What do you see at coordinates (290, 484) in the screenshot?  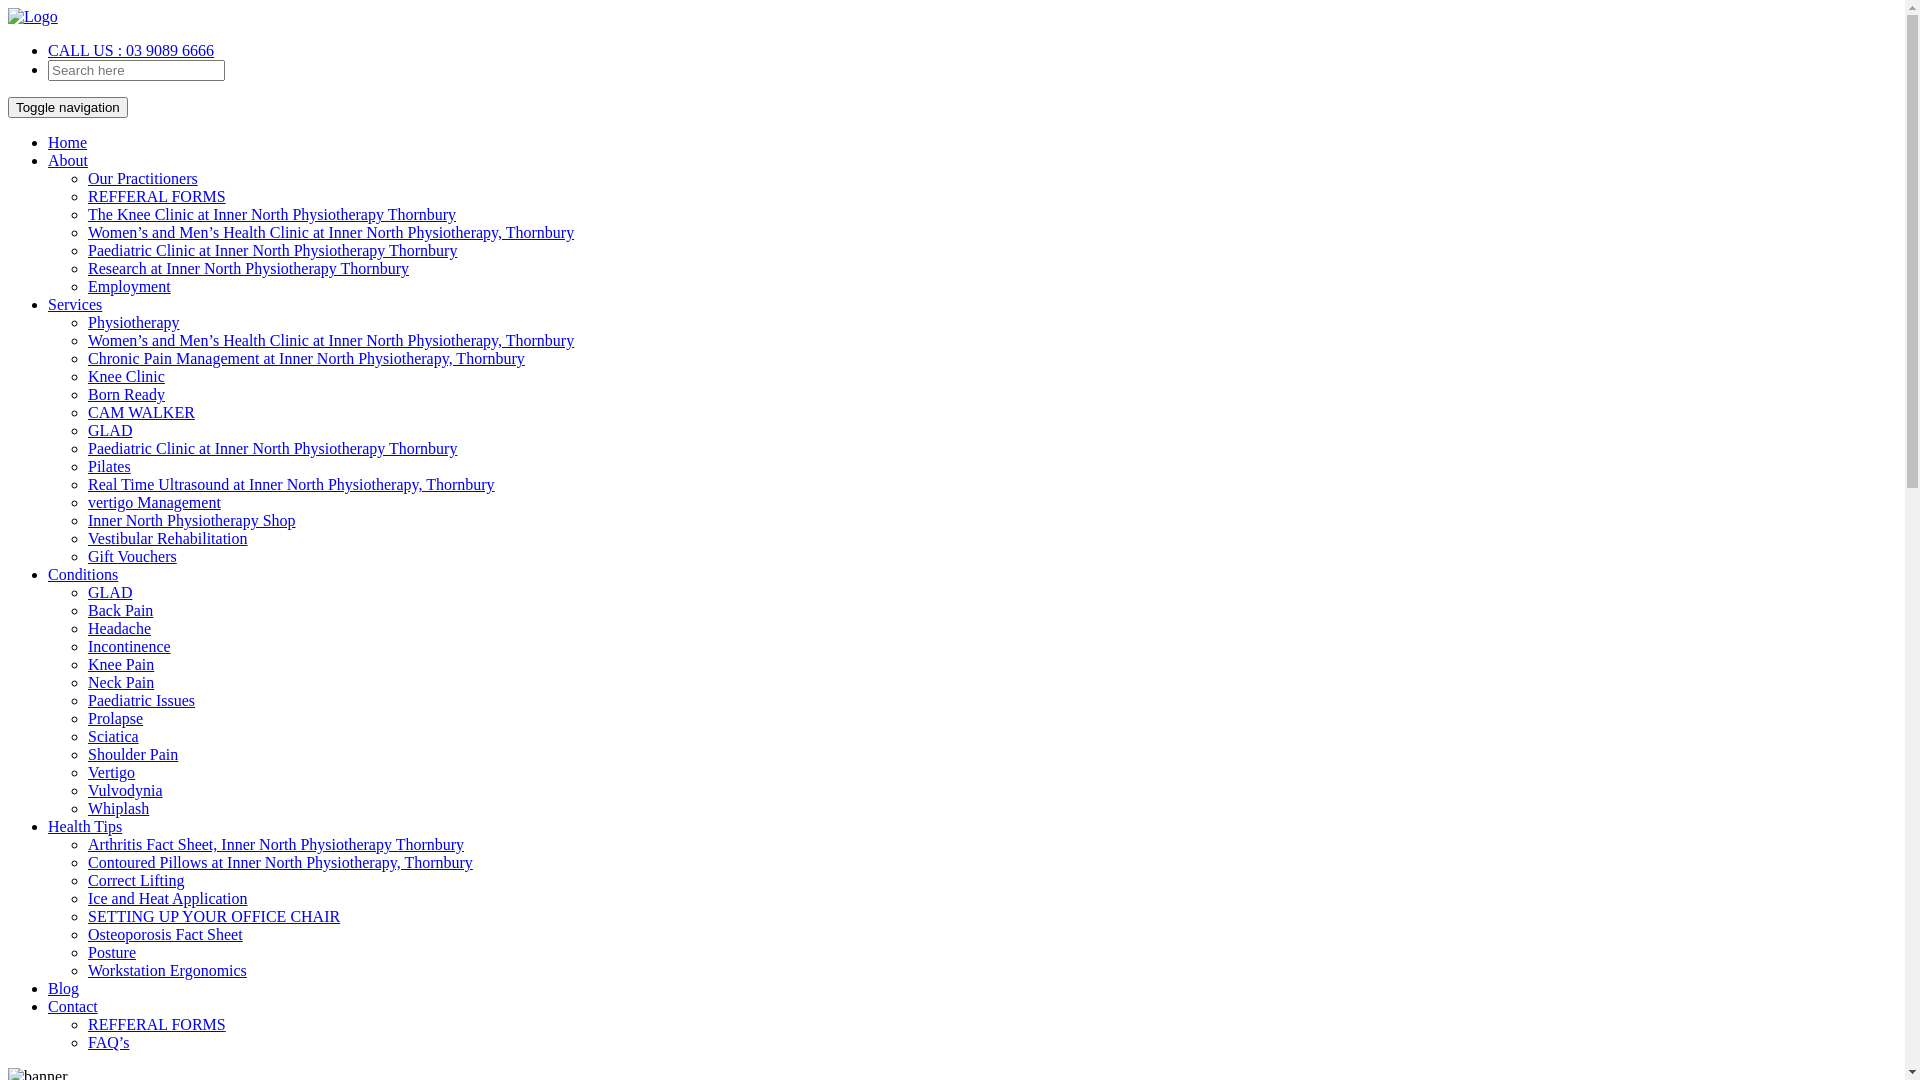 I see `'Real Time Ultrasound at Inner North Physiotherapy, Thornbury'` at bounding box center [290, 484].